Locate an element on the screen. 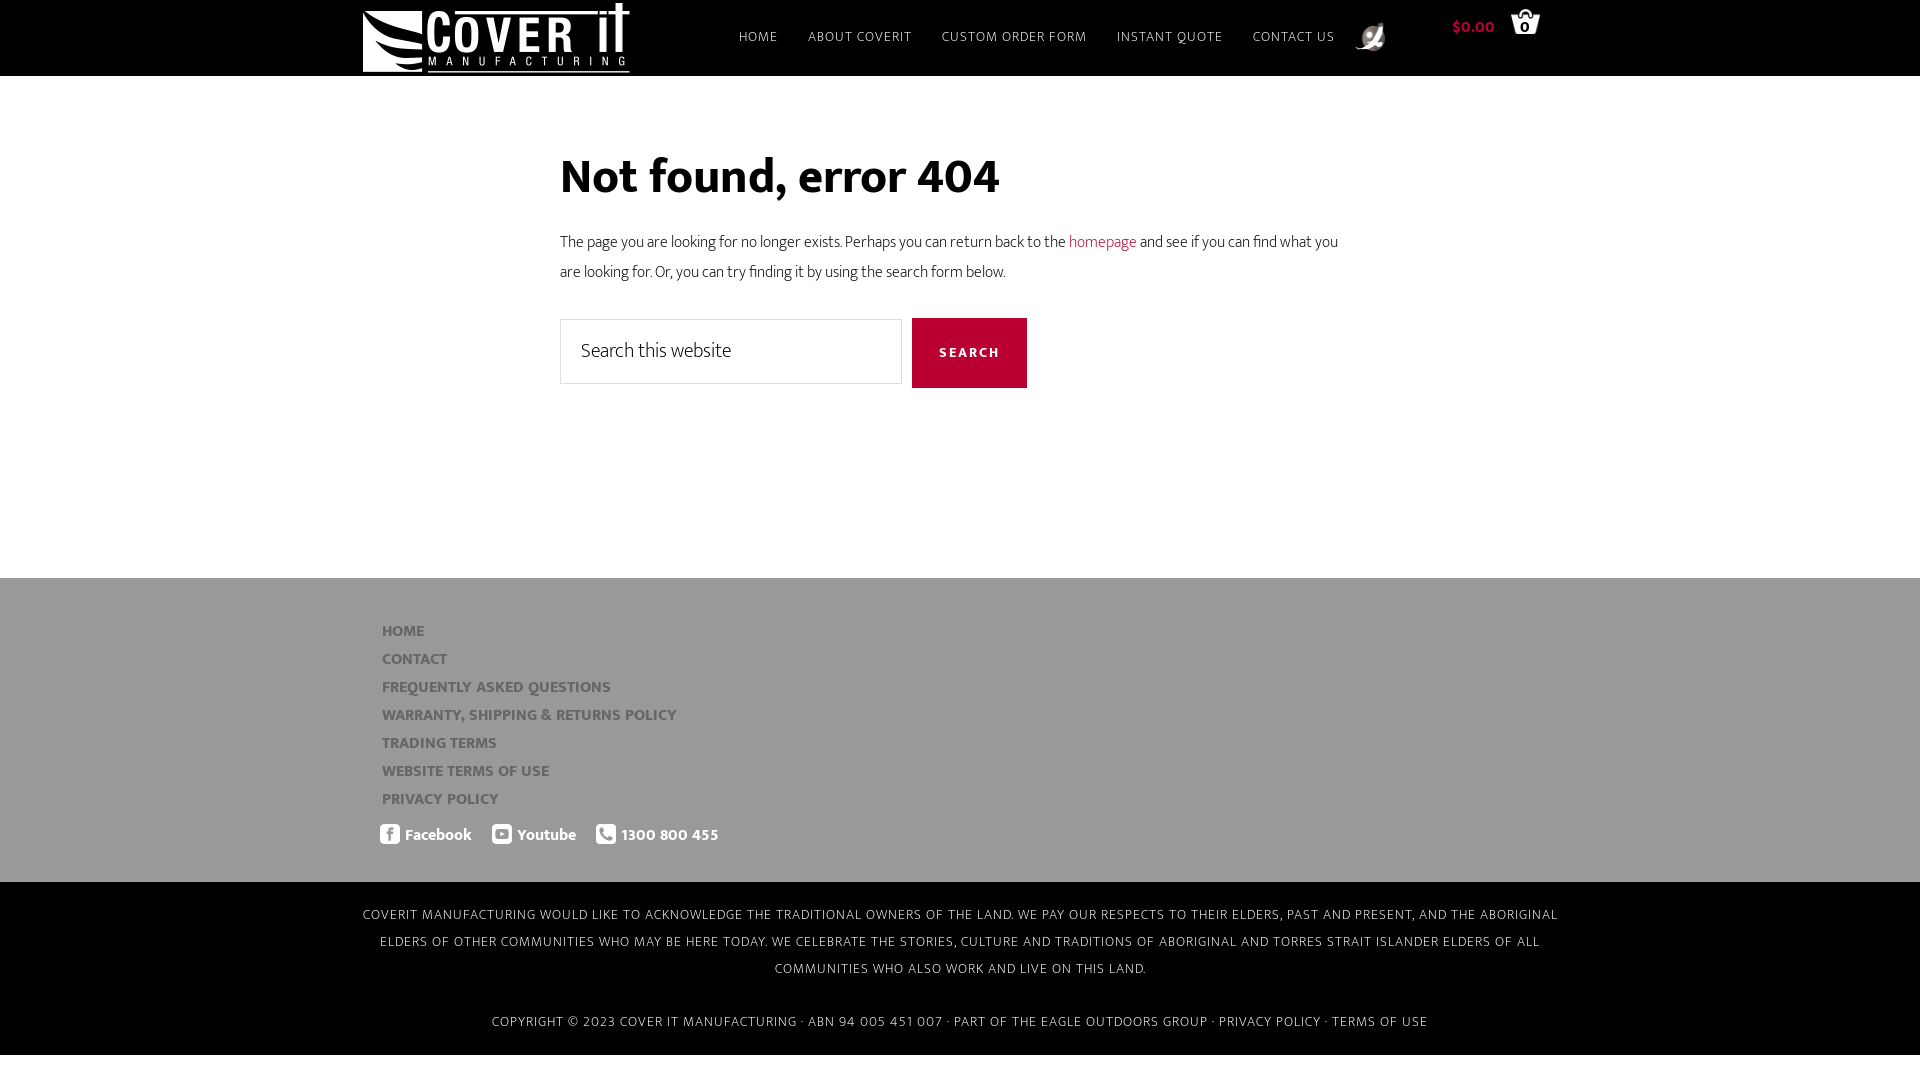 The height and width of the screenshot is (1080, 1920). 'PRIVACY POLICY' is located at coordinates (1269, 1021).